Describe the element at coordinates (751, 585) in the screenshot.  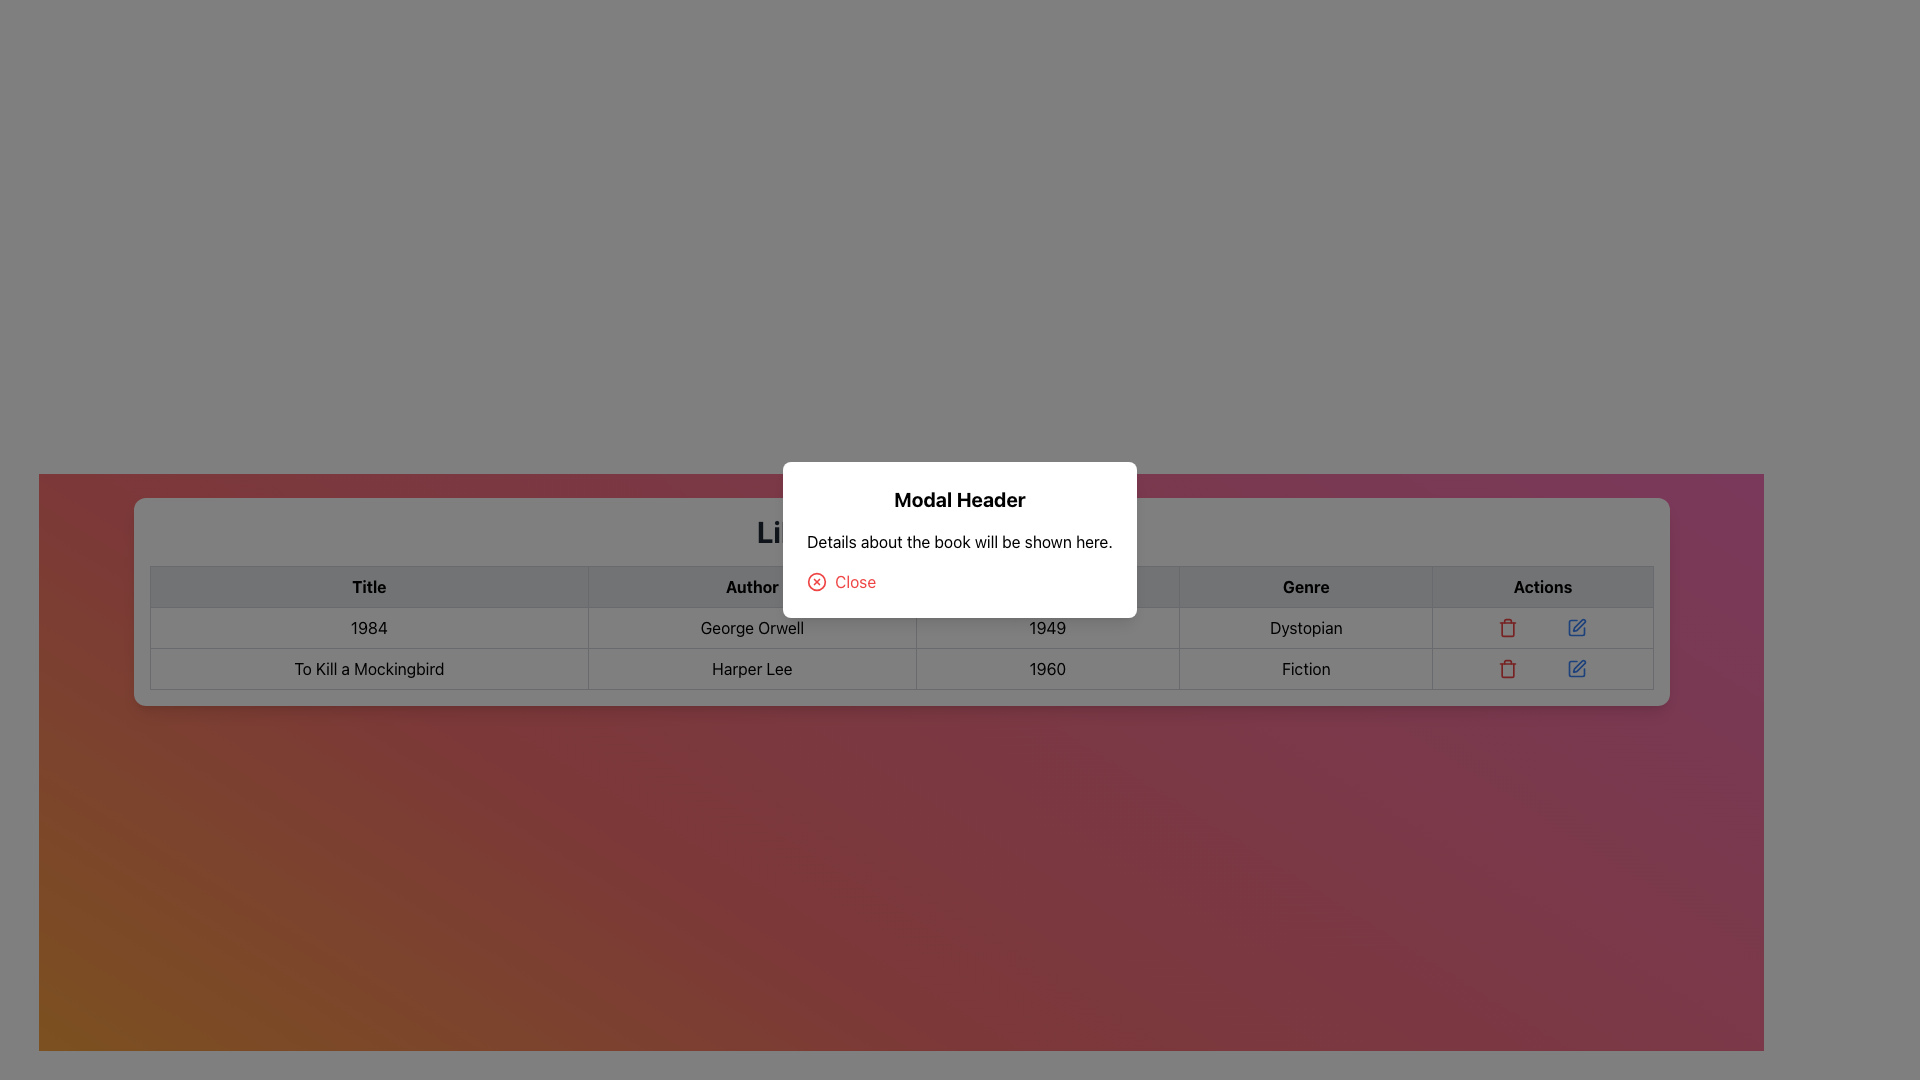
I see `the table header labeled 'Author', which is styled with a gray background and black text, positioned between the 'Title' and 'Published' headers` at that location.